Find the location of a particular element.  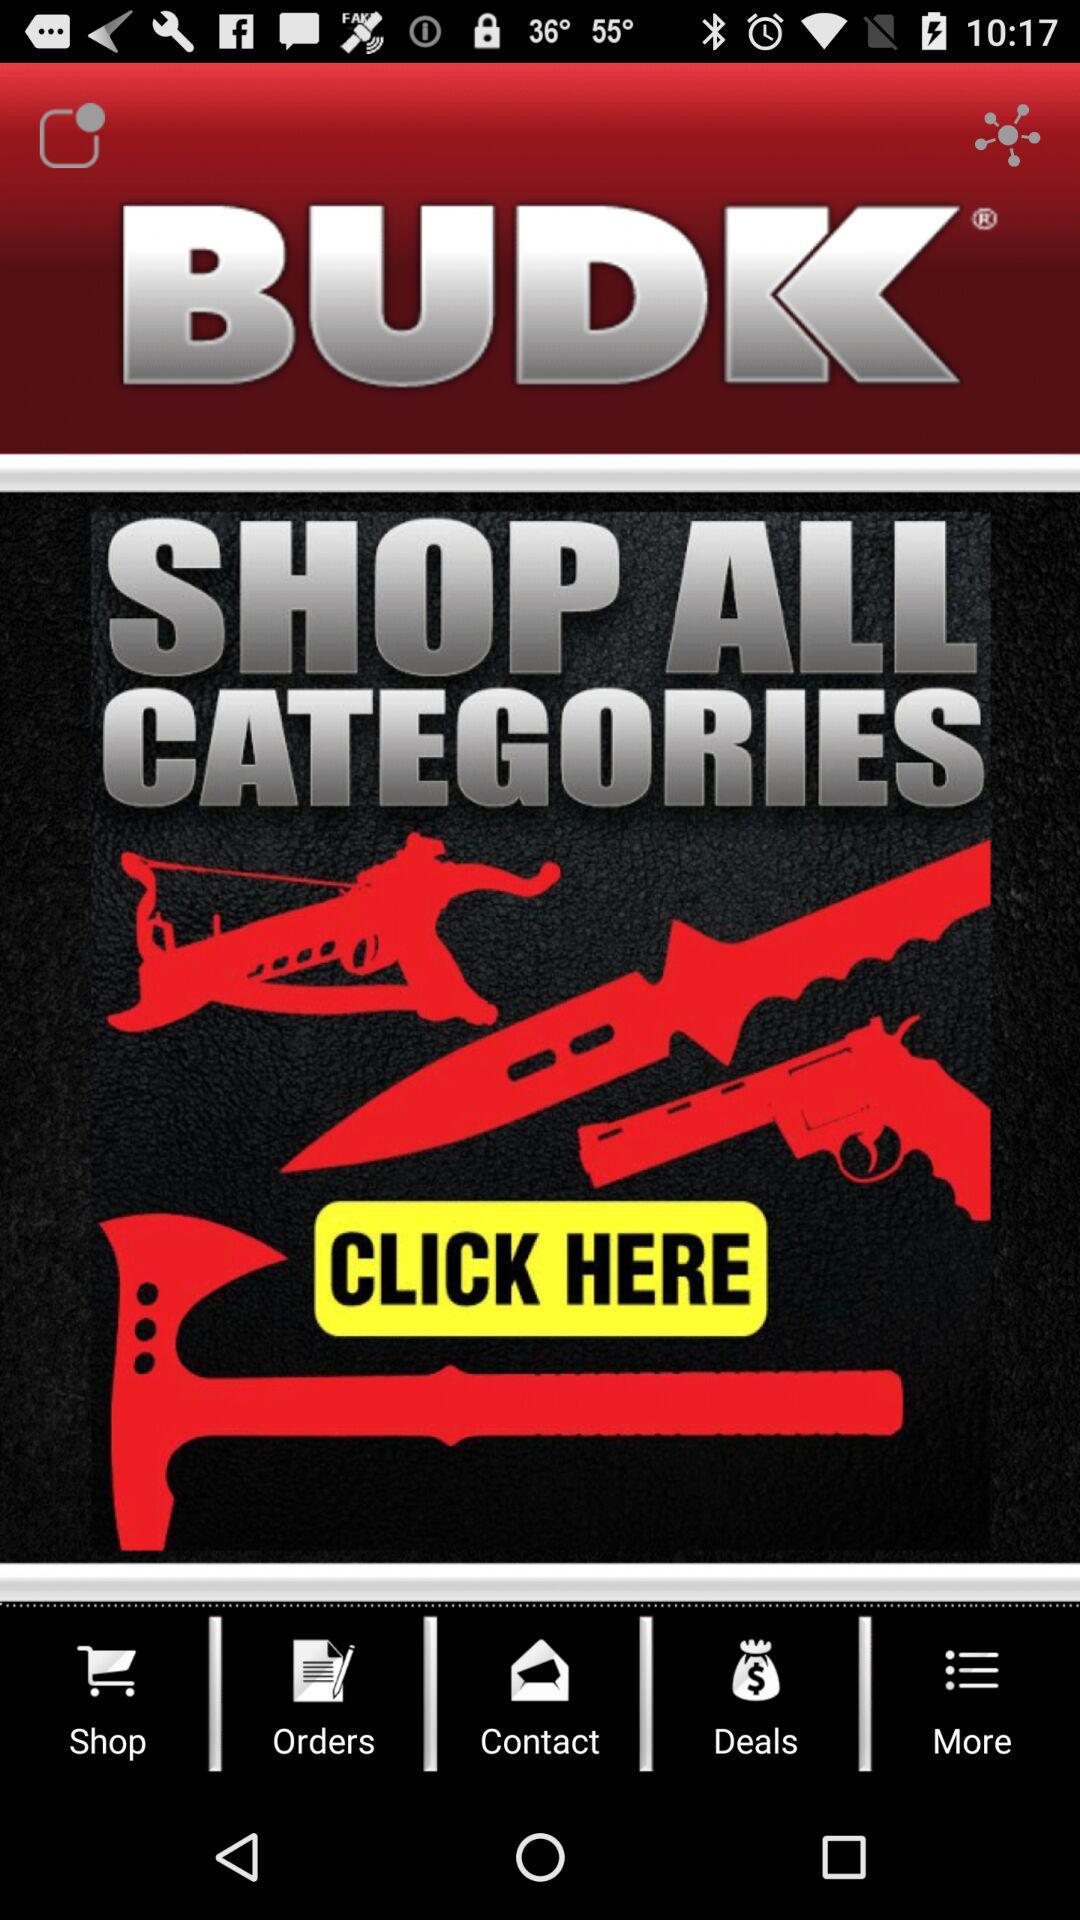

the settings icon is located at coordinates (1007, 143).